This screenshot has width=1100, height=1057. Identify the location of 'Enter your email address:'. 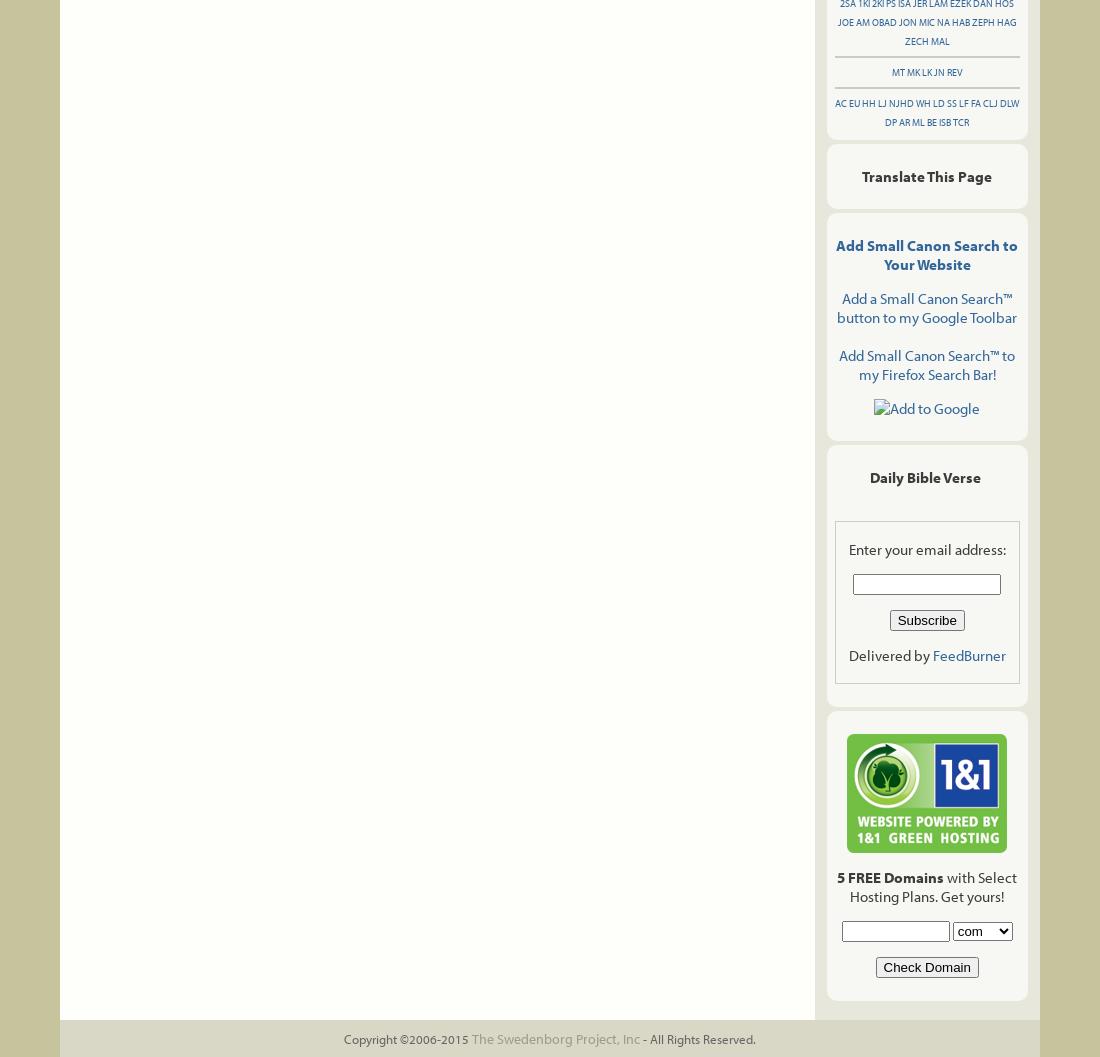
(926, 548).